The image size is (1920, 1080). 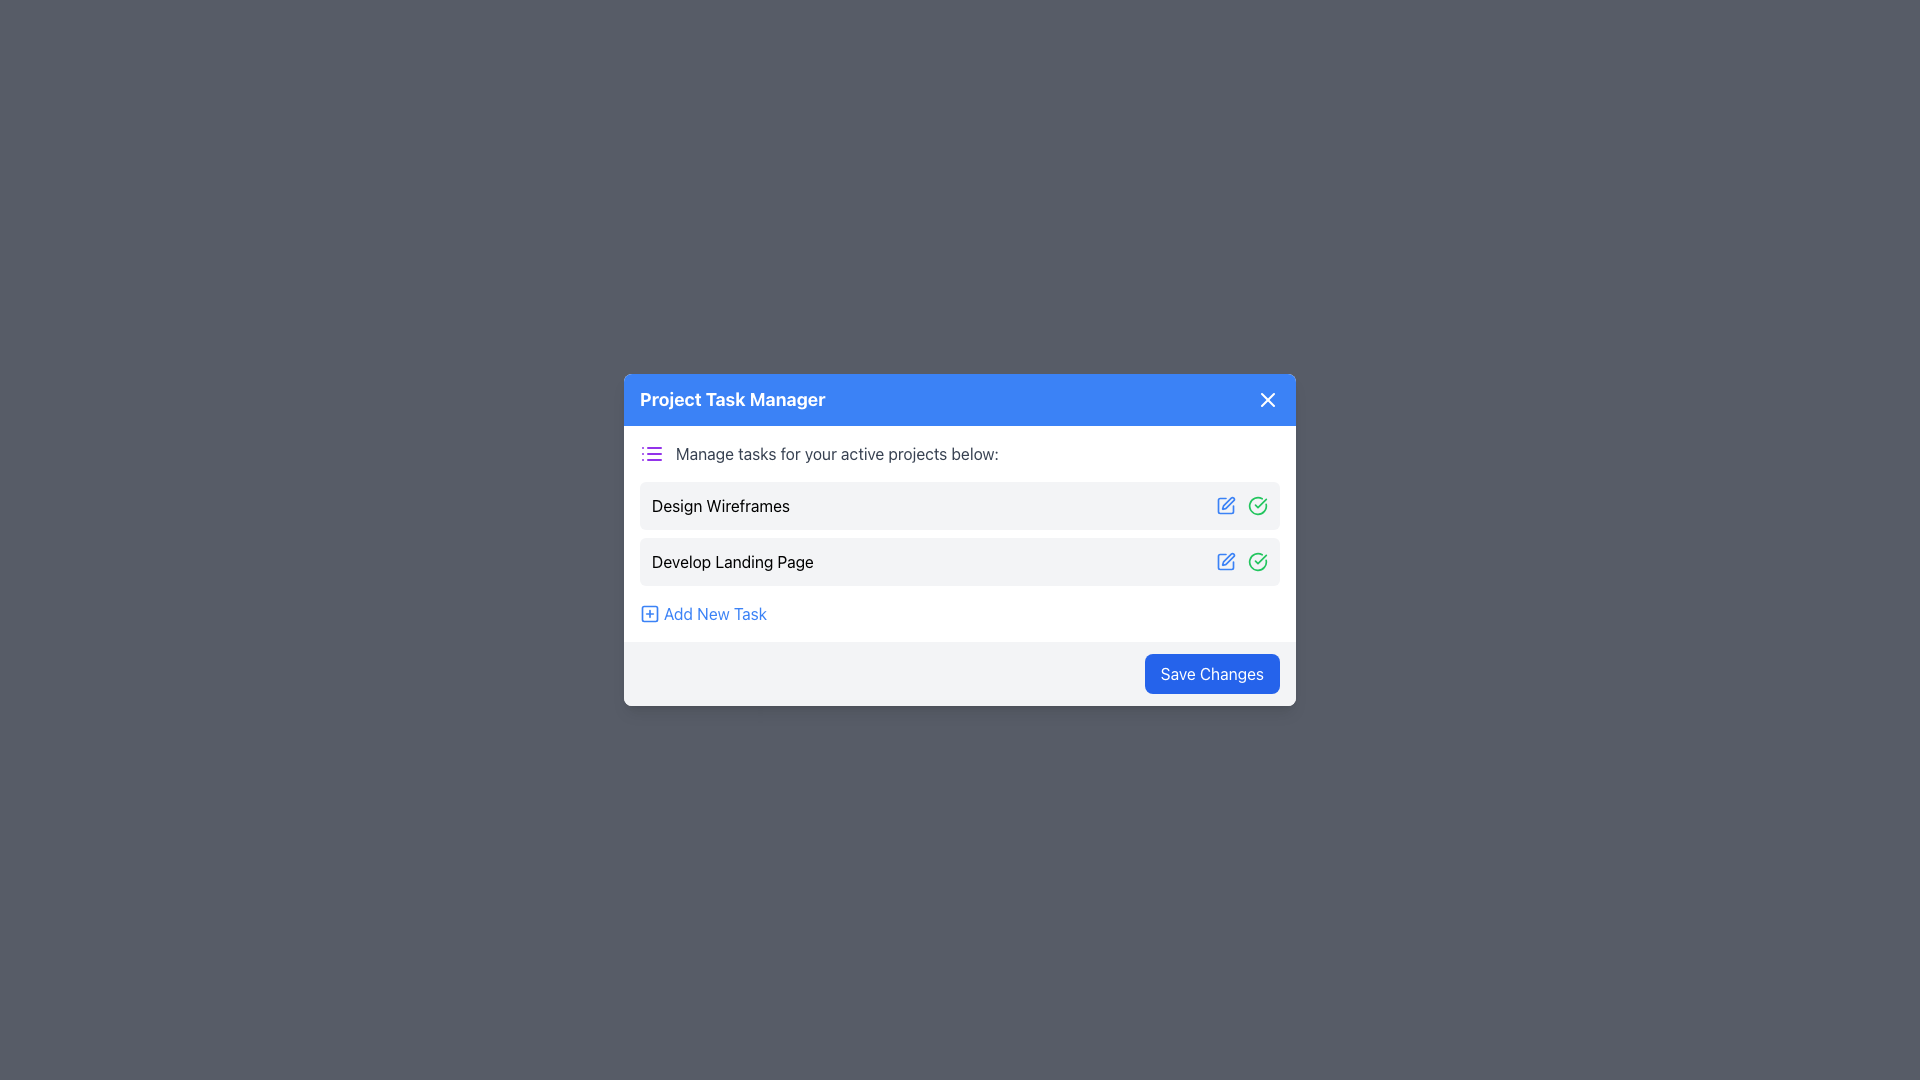 What do you see at coordinates (1241, 562) in the screenshot?
I see `the horizontal group of icons consisting of a blue pen for editing and a green check for confirming, located to the right of the 'Develop Landing Page' row` at bounding box center [1241, 562].